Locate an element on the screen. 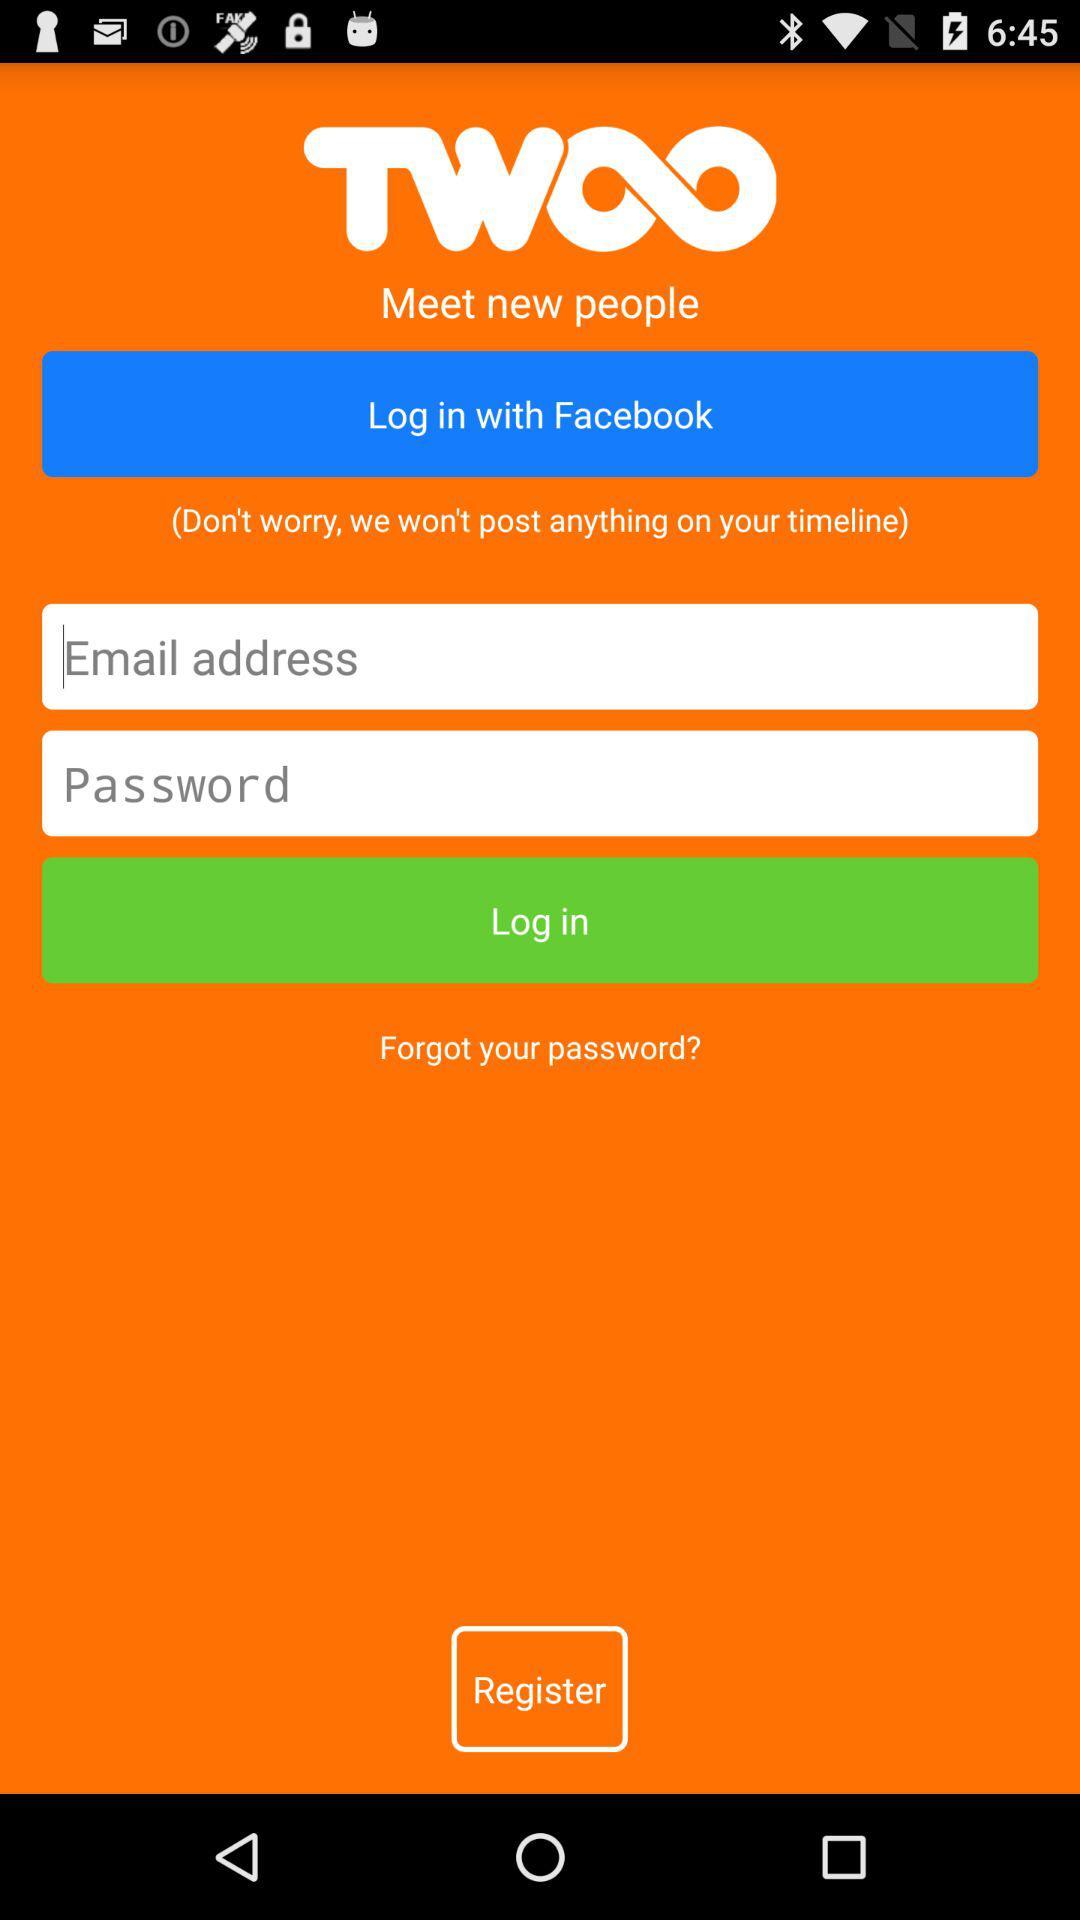 The width and height of the screenshot is (1080, 1920). icon at the bottom is located at coordinates (538, 1688).